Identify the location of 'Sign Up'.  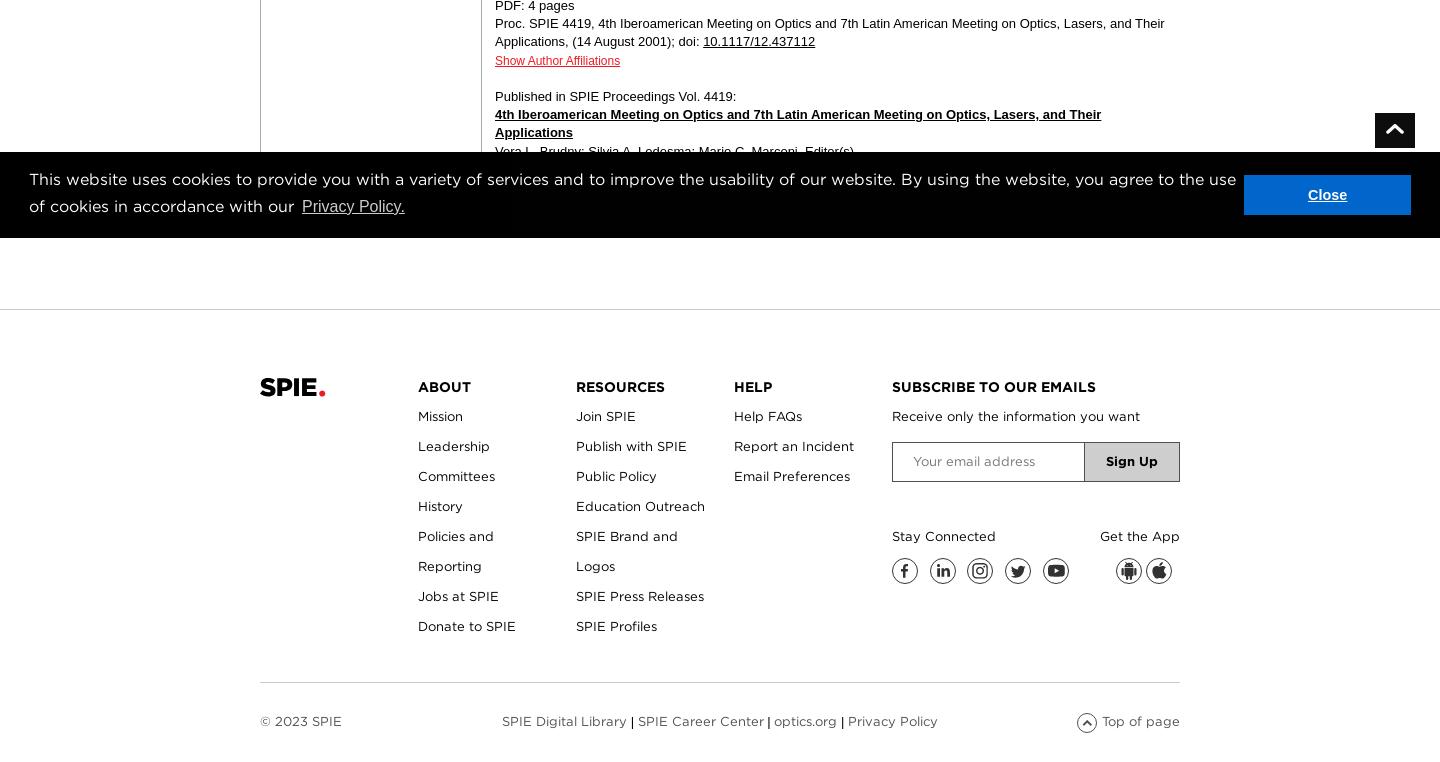
(1130, 460).